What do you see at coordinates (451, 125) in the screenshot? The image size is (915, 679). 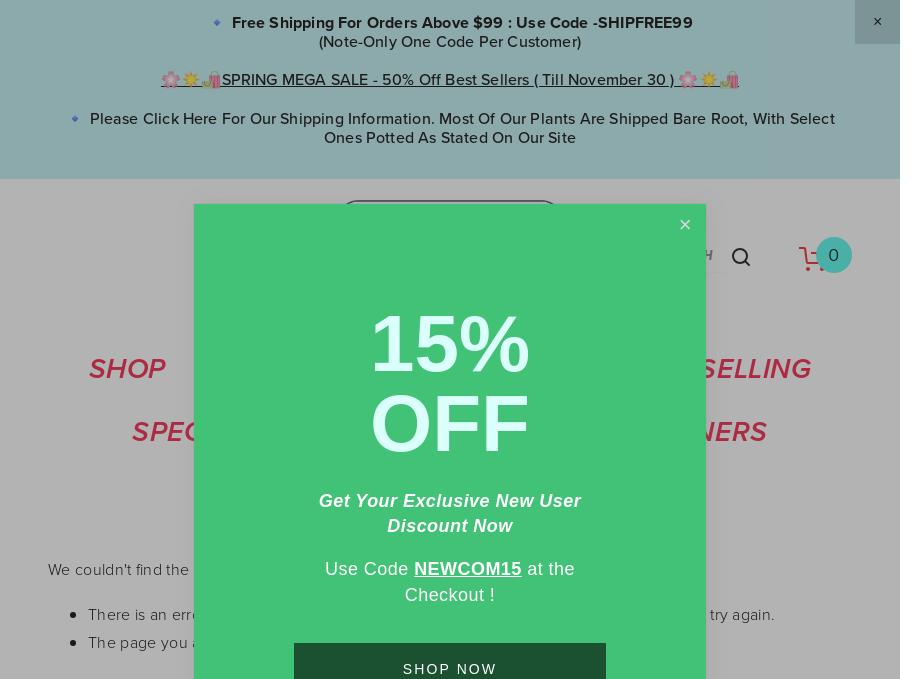 I see `'🔹 Please click here for our shipping information. Most of our plants are shipped bare root, with select ones potted as stated on our site'` at bounding box center [451, 125].